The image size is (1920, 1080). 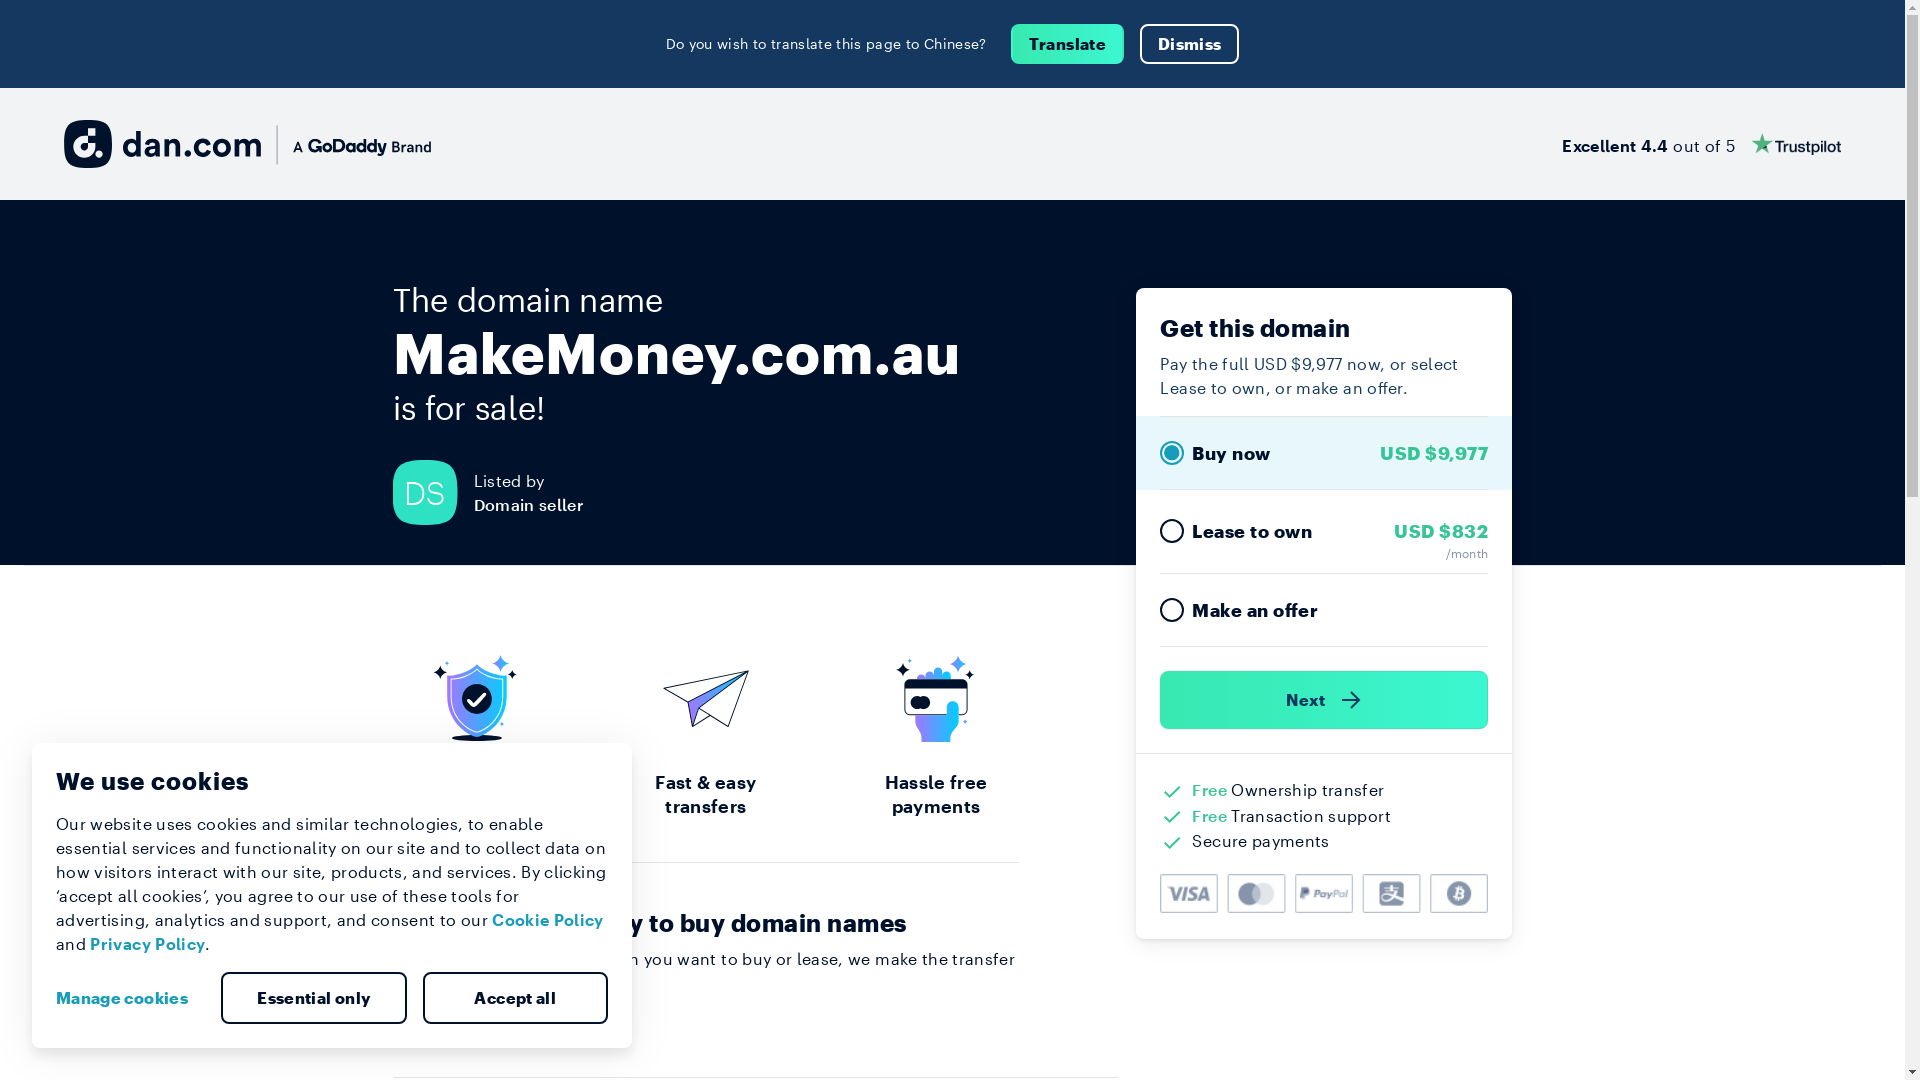 I want to click on 'Privacy Policy', so click(x=146, y=943).